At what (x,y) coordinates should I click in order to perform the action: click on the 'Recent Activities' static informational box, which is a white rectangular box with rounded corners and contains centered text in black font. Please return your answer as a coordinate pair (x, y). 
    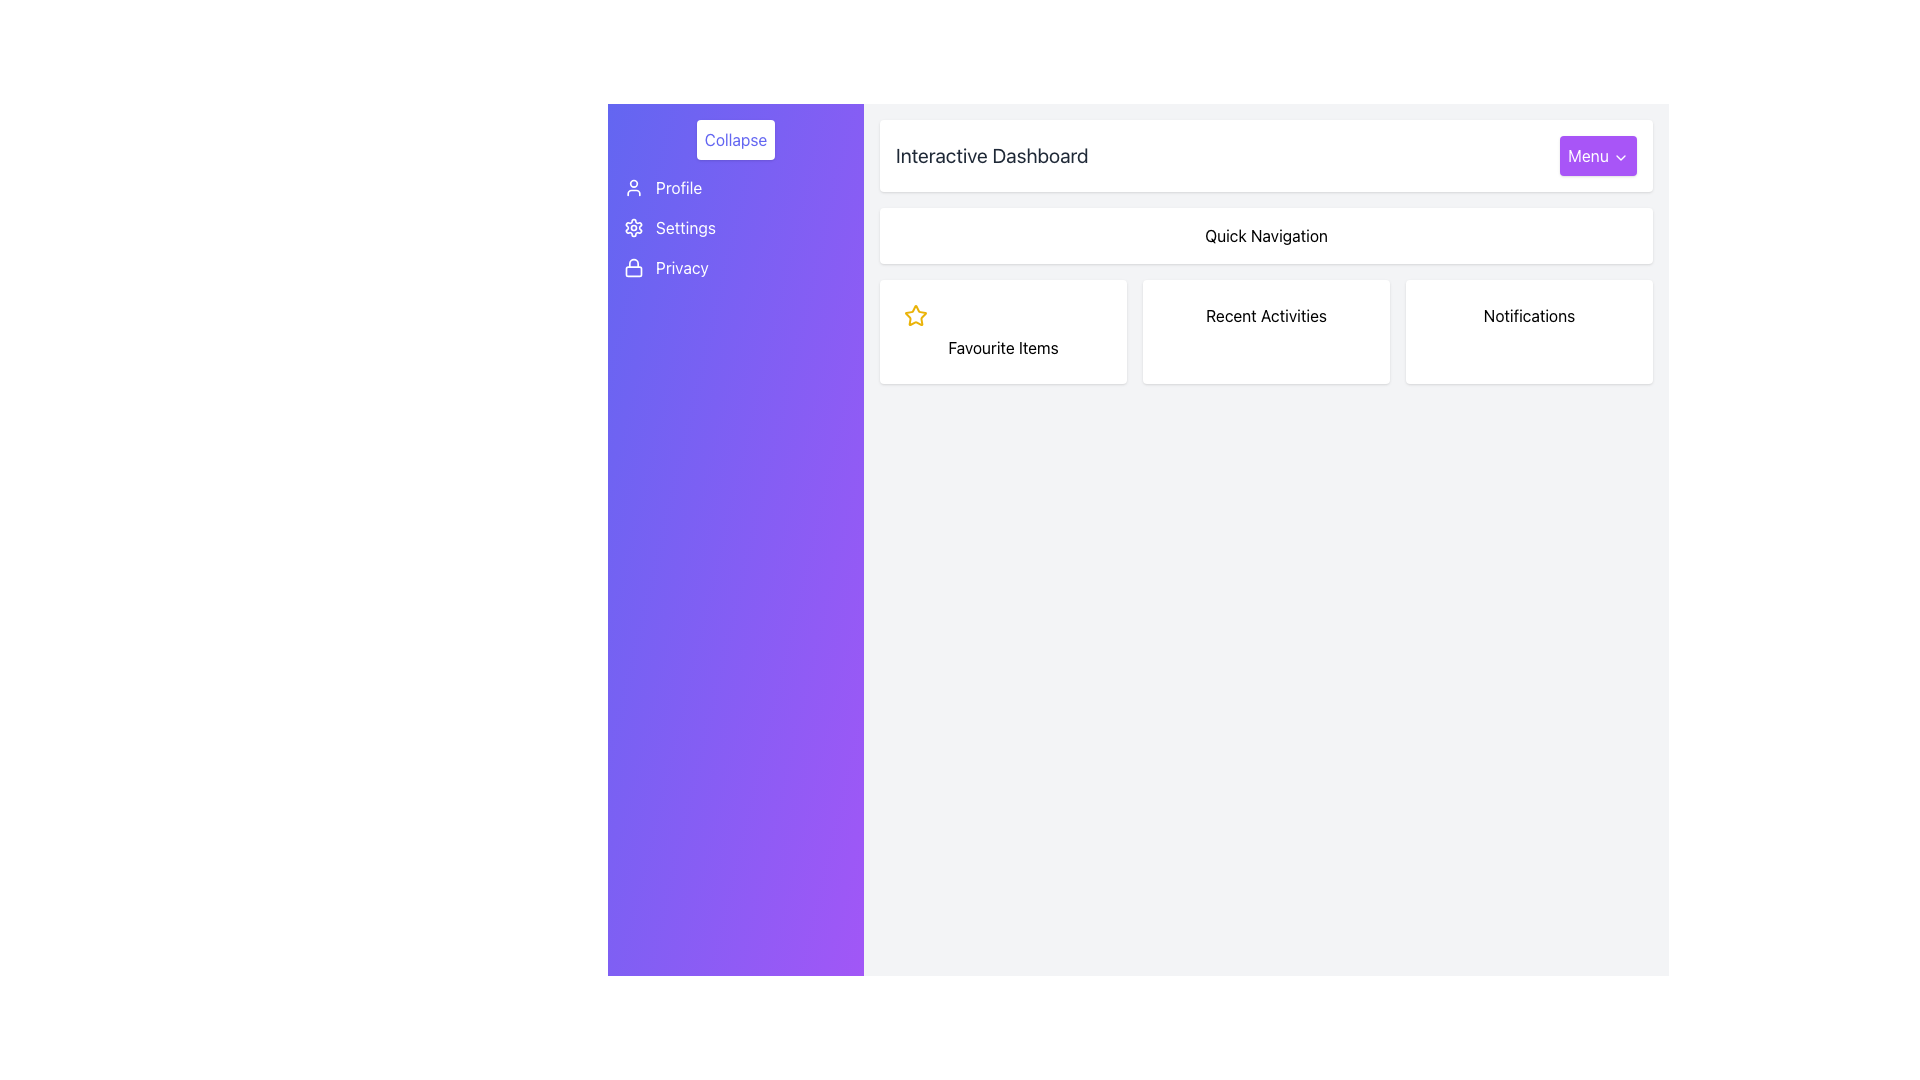
    Looking at the image, I should click on (1265, 330).